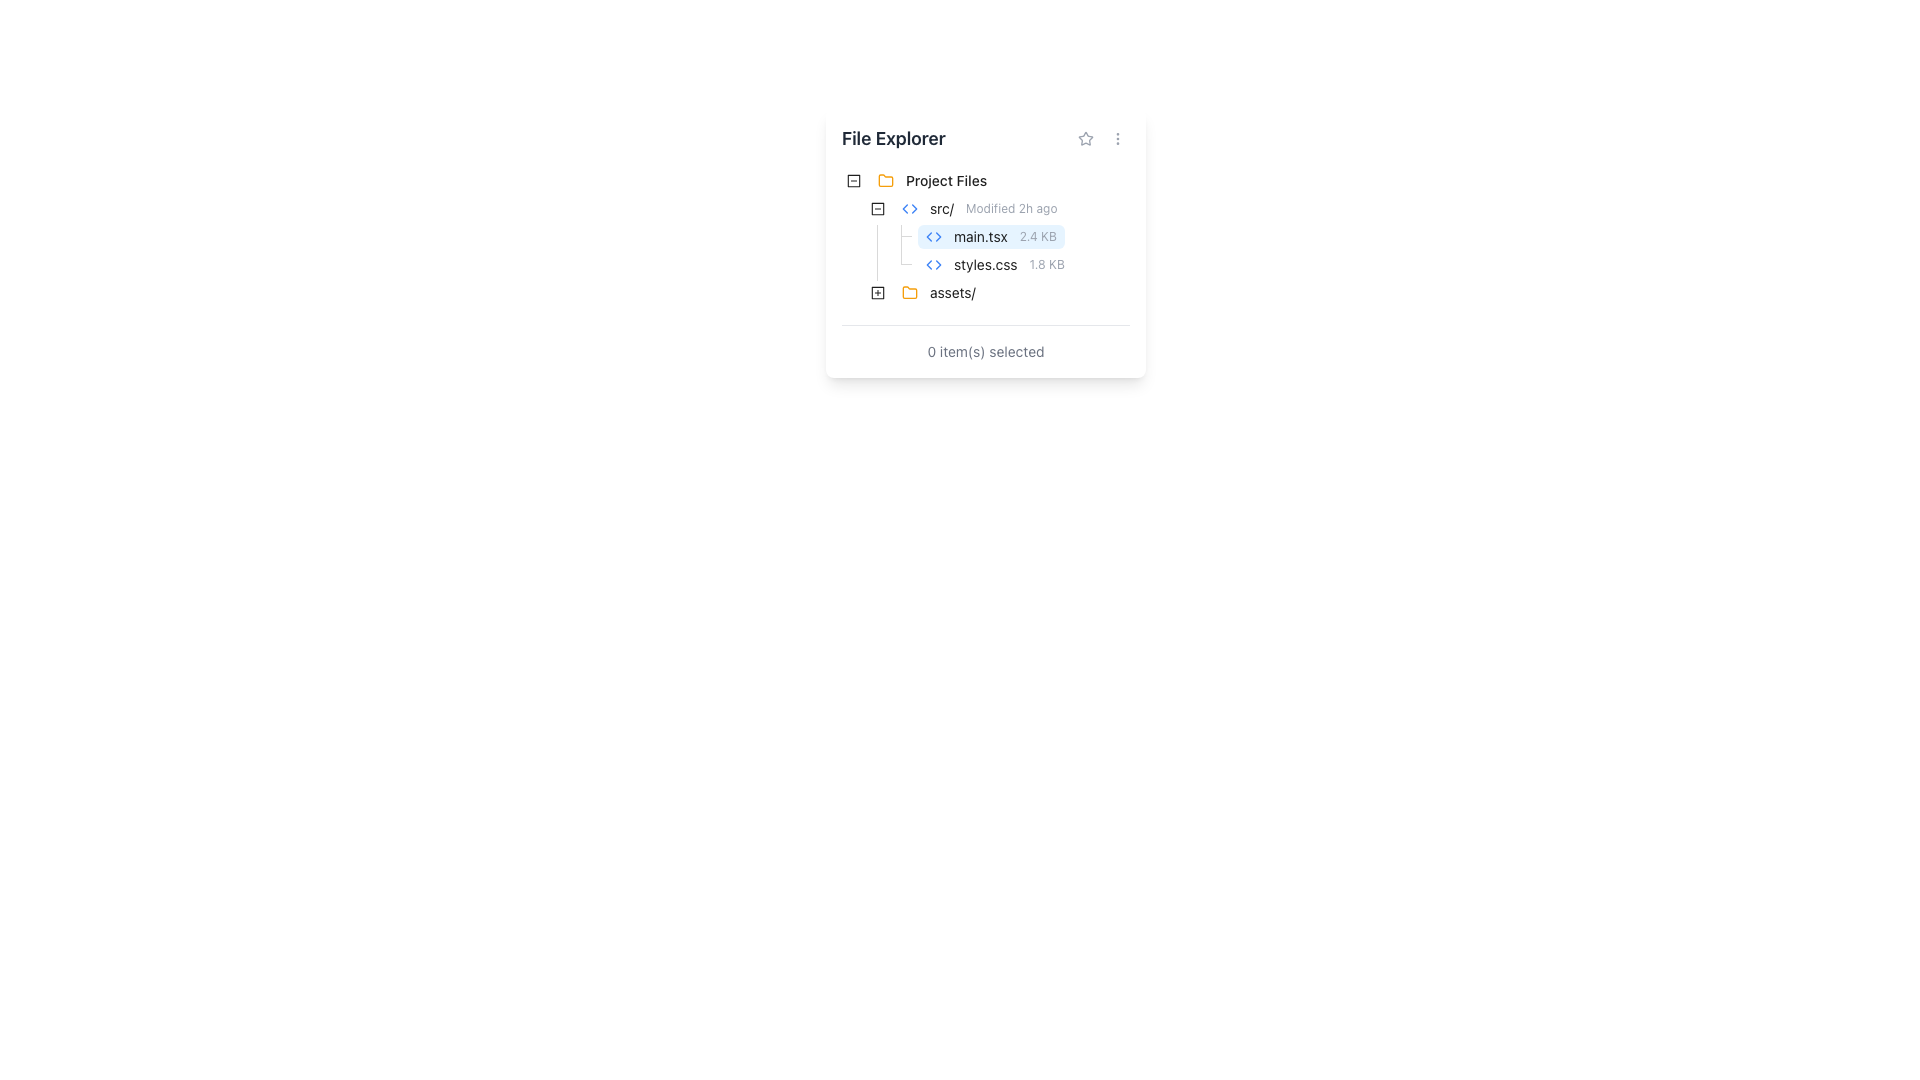 The image size is (1920, 1080). What do you see at coordinates (854, 181) in the screenshot?
I see `the square icon representing the collapsed state of a user interface group` at bounding box center [854, 181].